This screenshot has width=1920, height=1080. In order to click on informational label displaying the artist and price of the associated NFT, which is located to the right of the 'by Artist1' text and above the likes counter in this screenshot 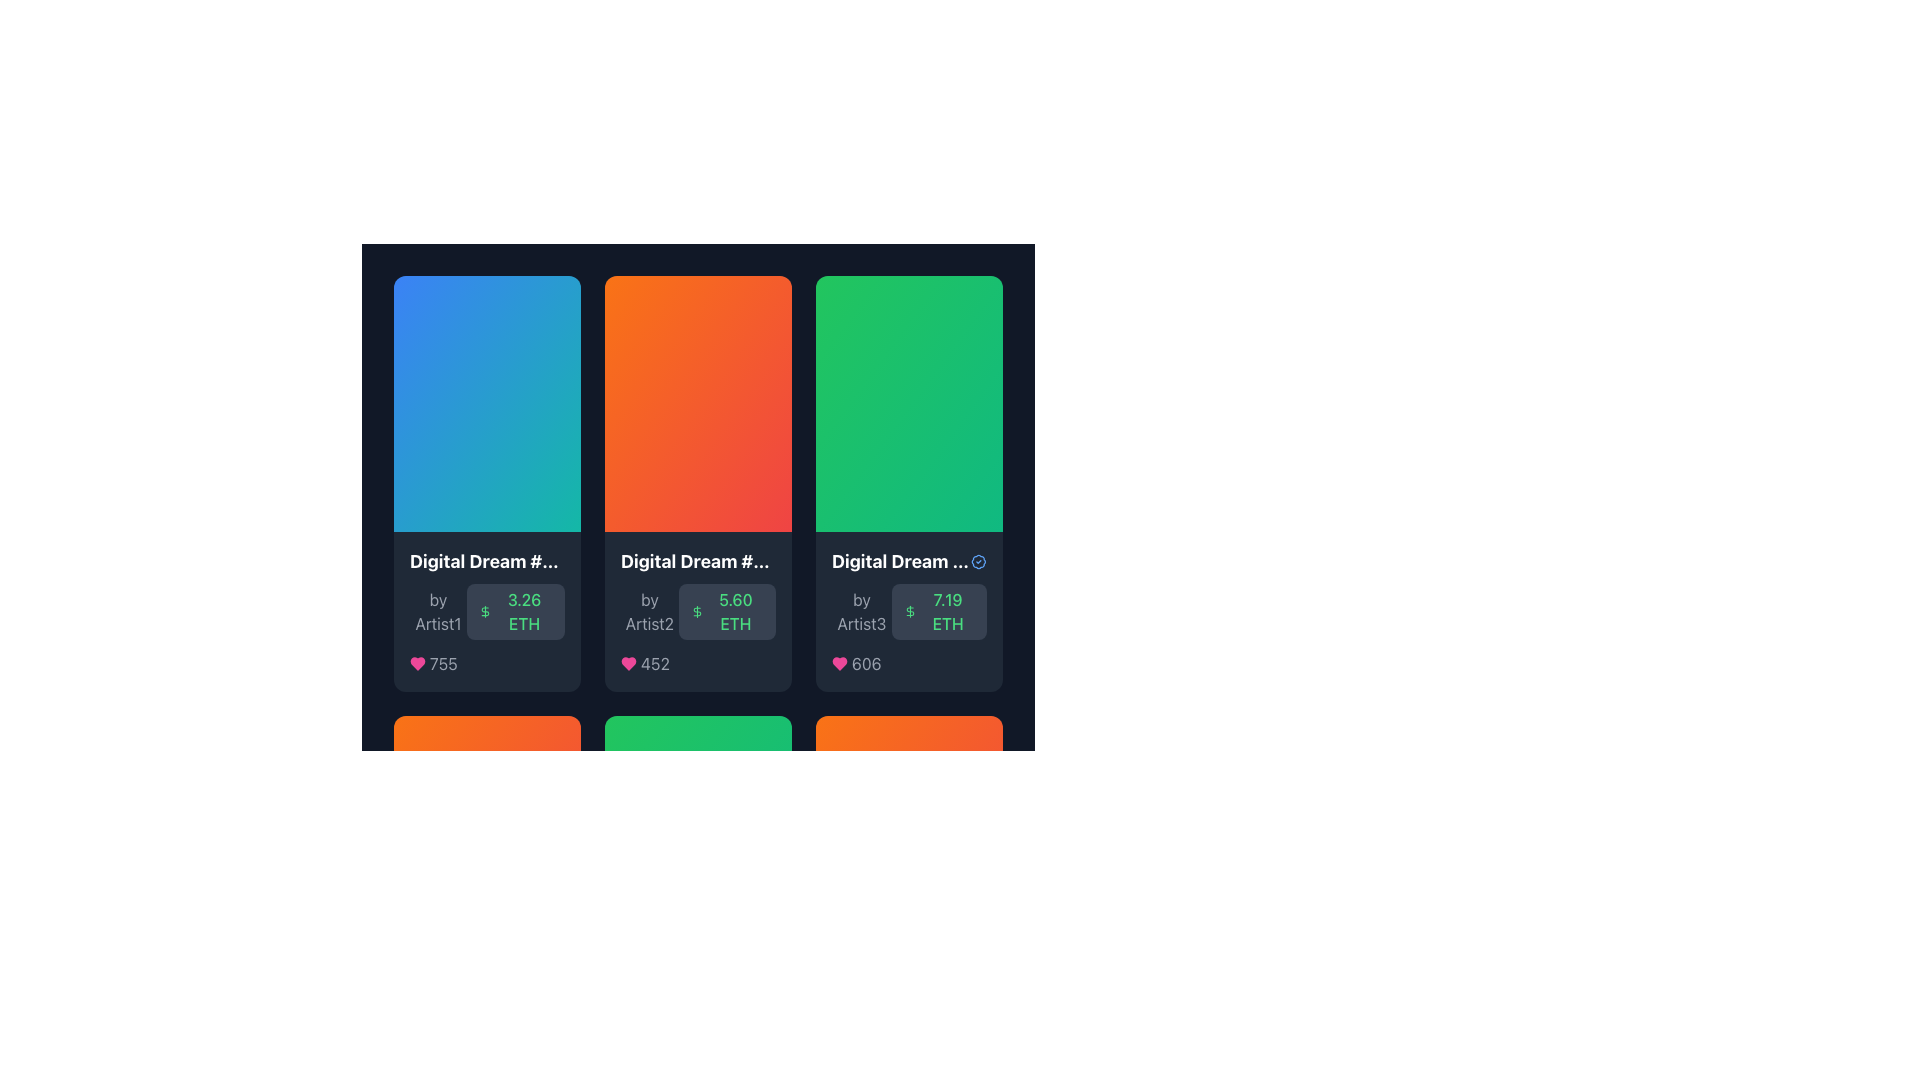, I will do `click(487, 611)`.